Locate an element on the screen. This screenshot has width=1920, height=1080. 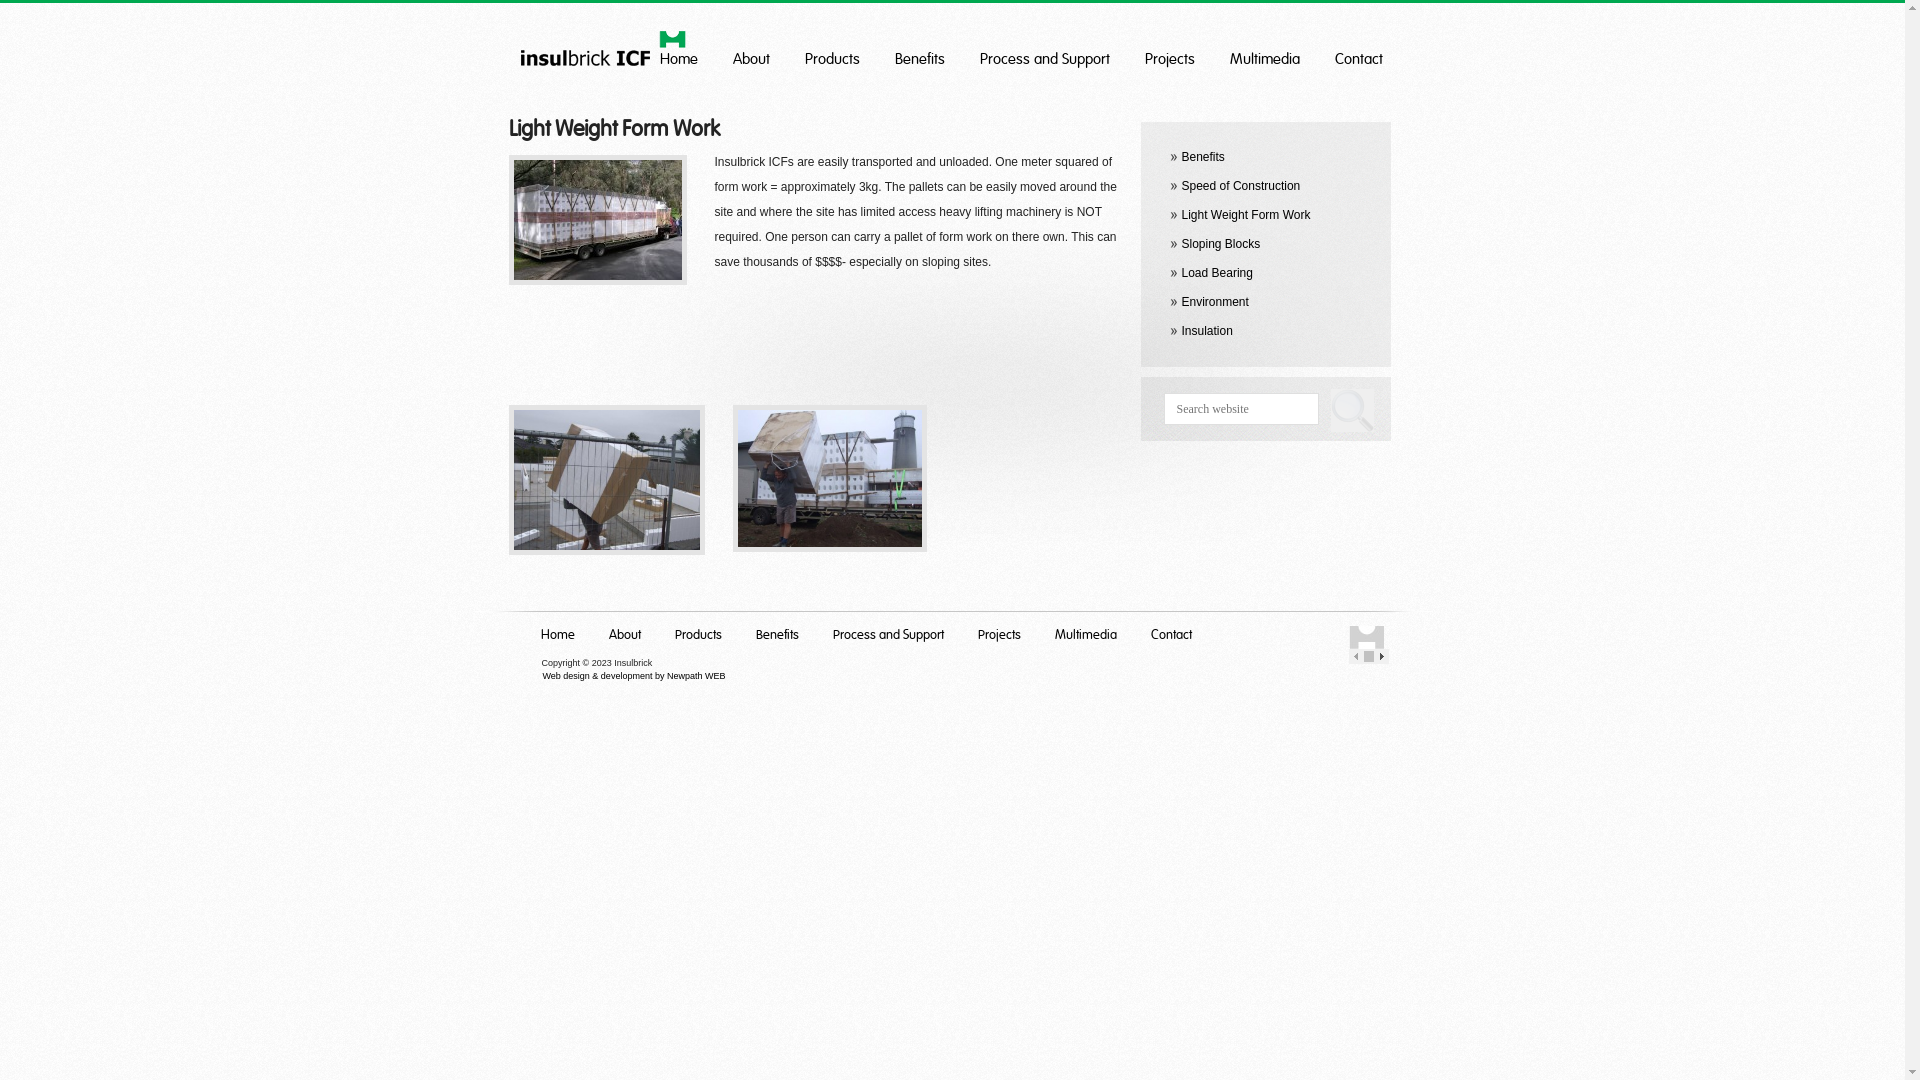
'Light Weight Form Work' is located at coordinates (1245, 215).